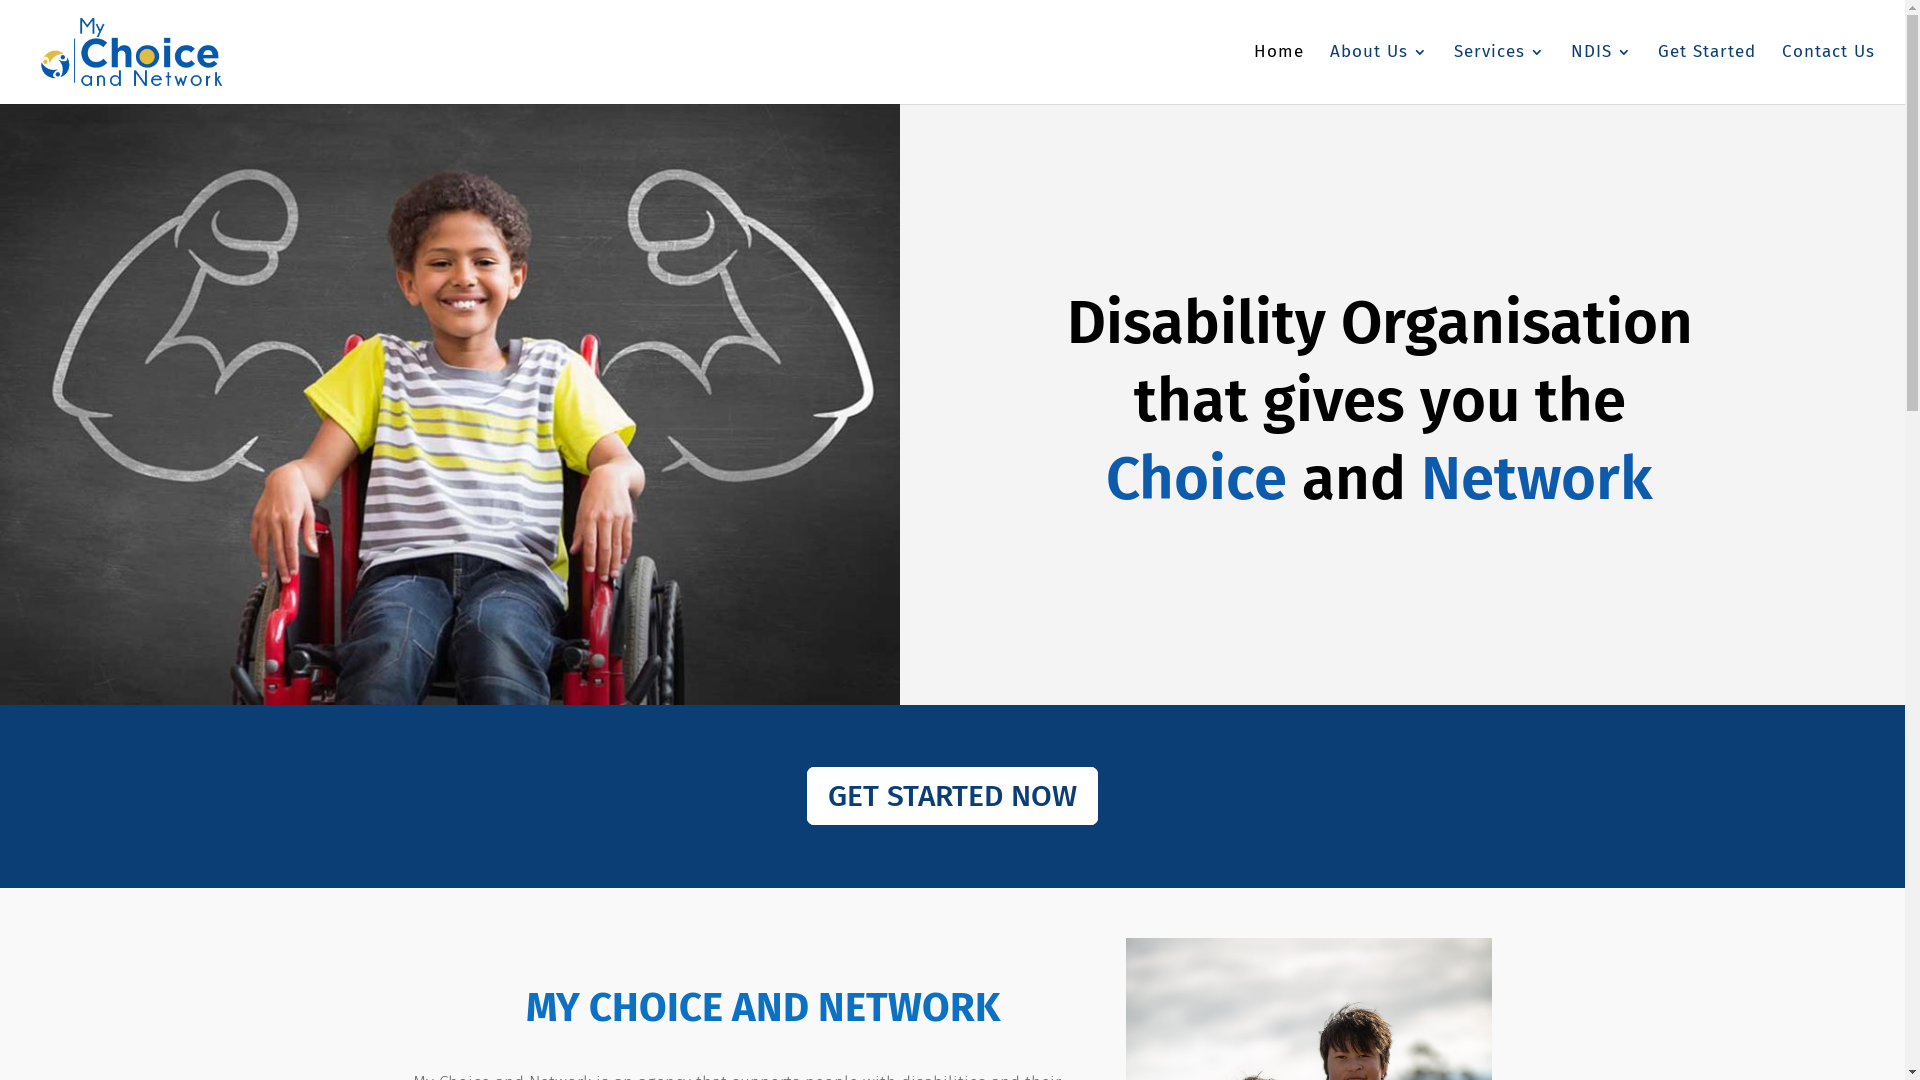 The width and height of the screenshot is (1920, 1080). I want to click on 'GET STARTED NOW', so click(951, 794).